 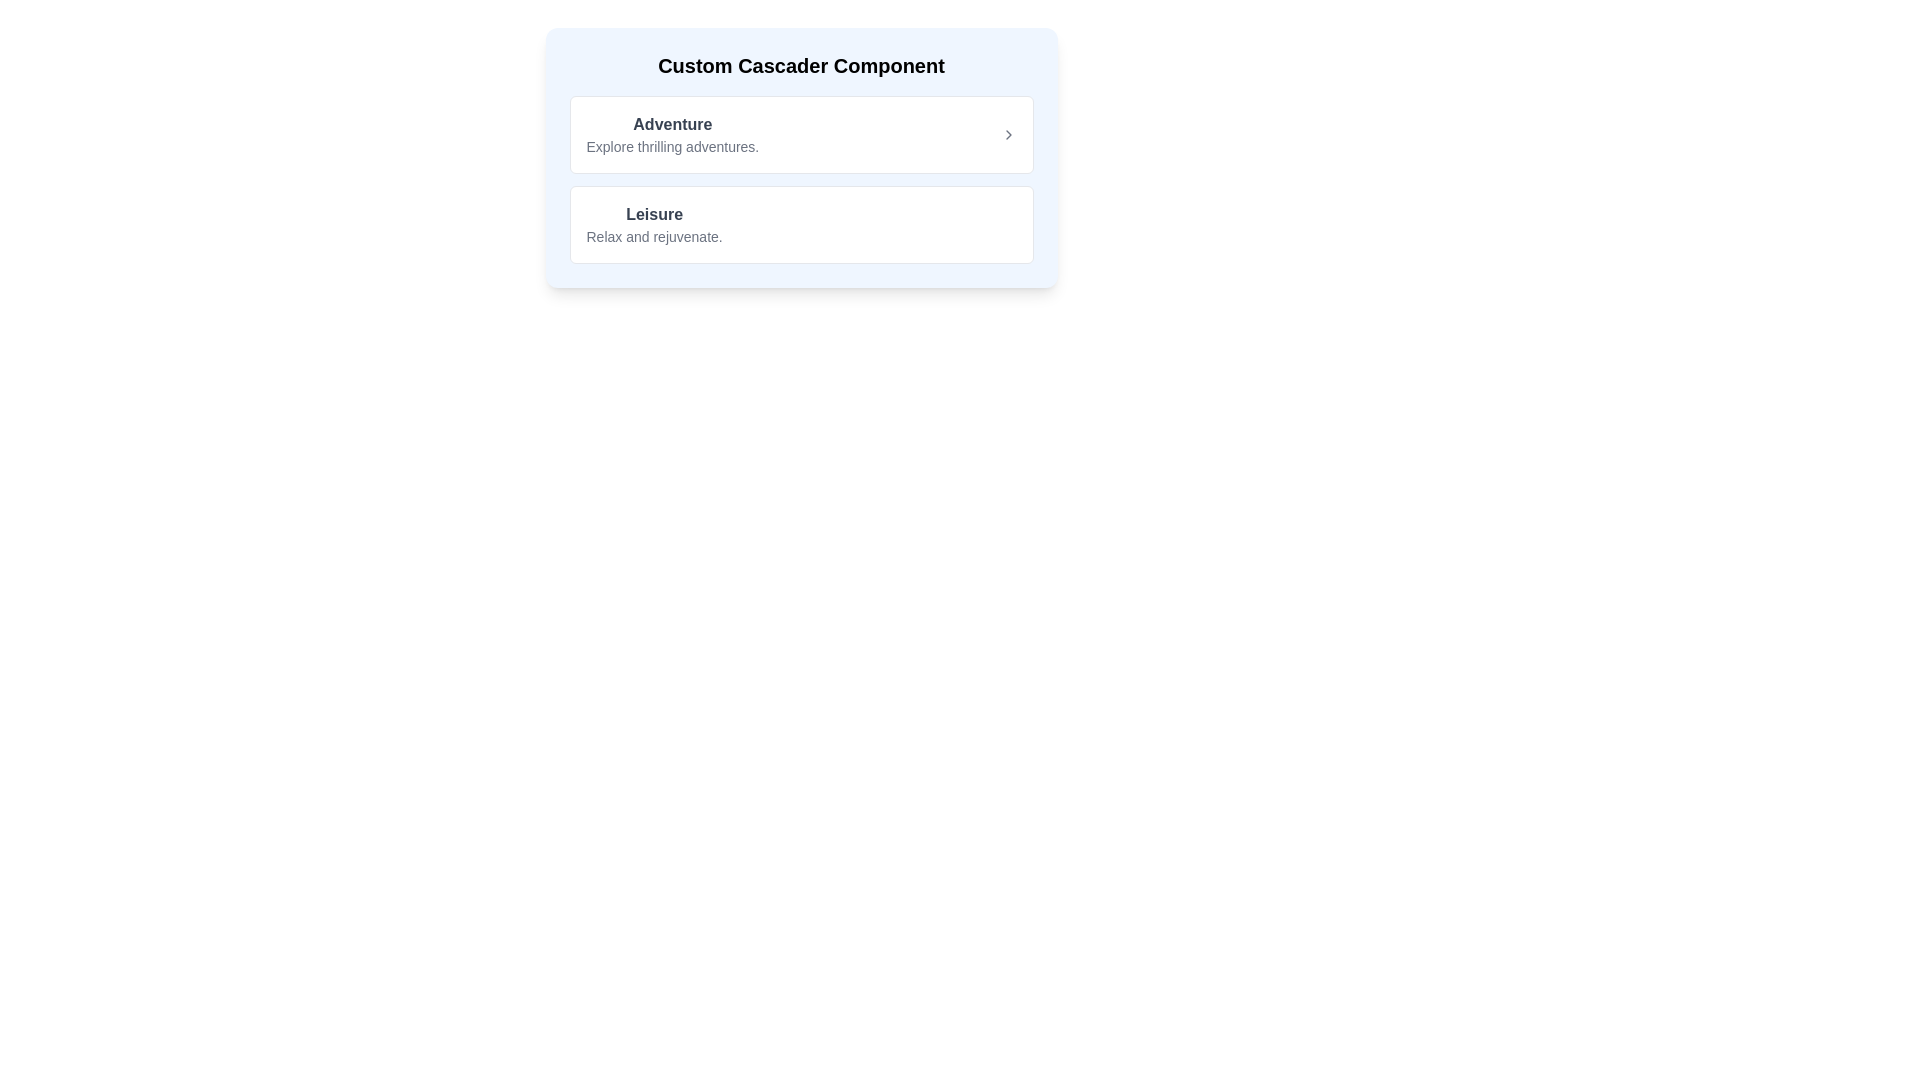 I want to click on the bold gray 'Adventure' text label located at the top of the Custom Cascader Component section, above the description text 'Explore thrilling adventures.', so click(x=672, y=124).